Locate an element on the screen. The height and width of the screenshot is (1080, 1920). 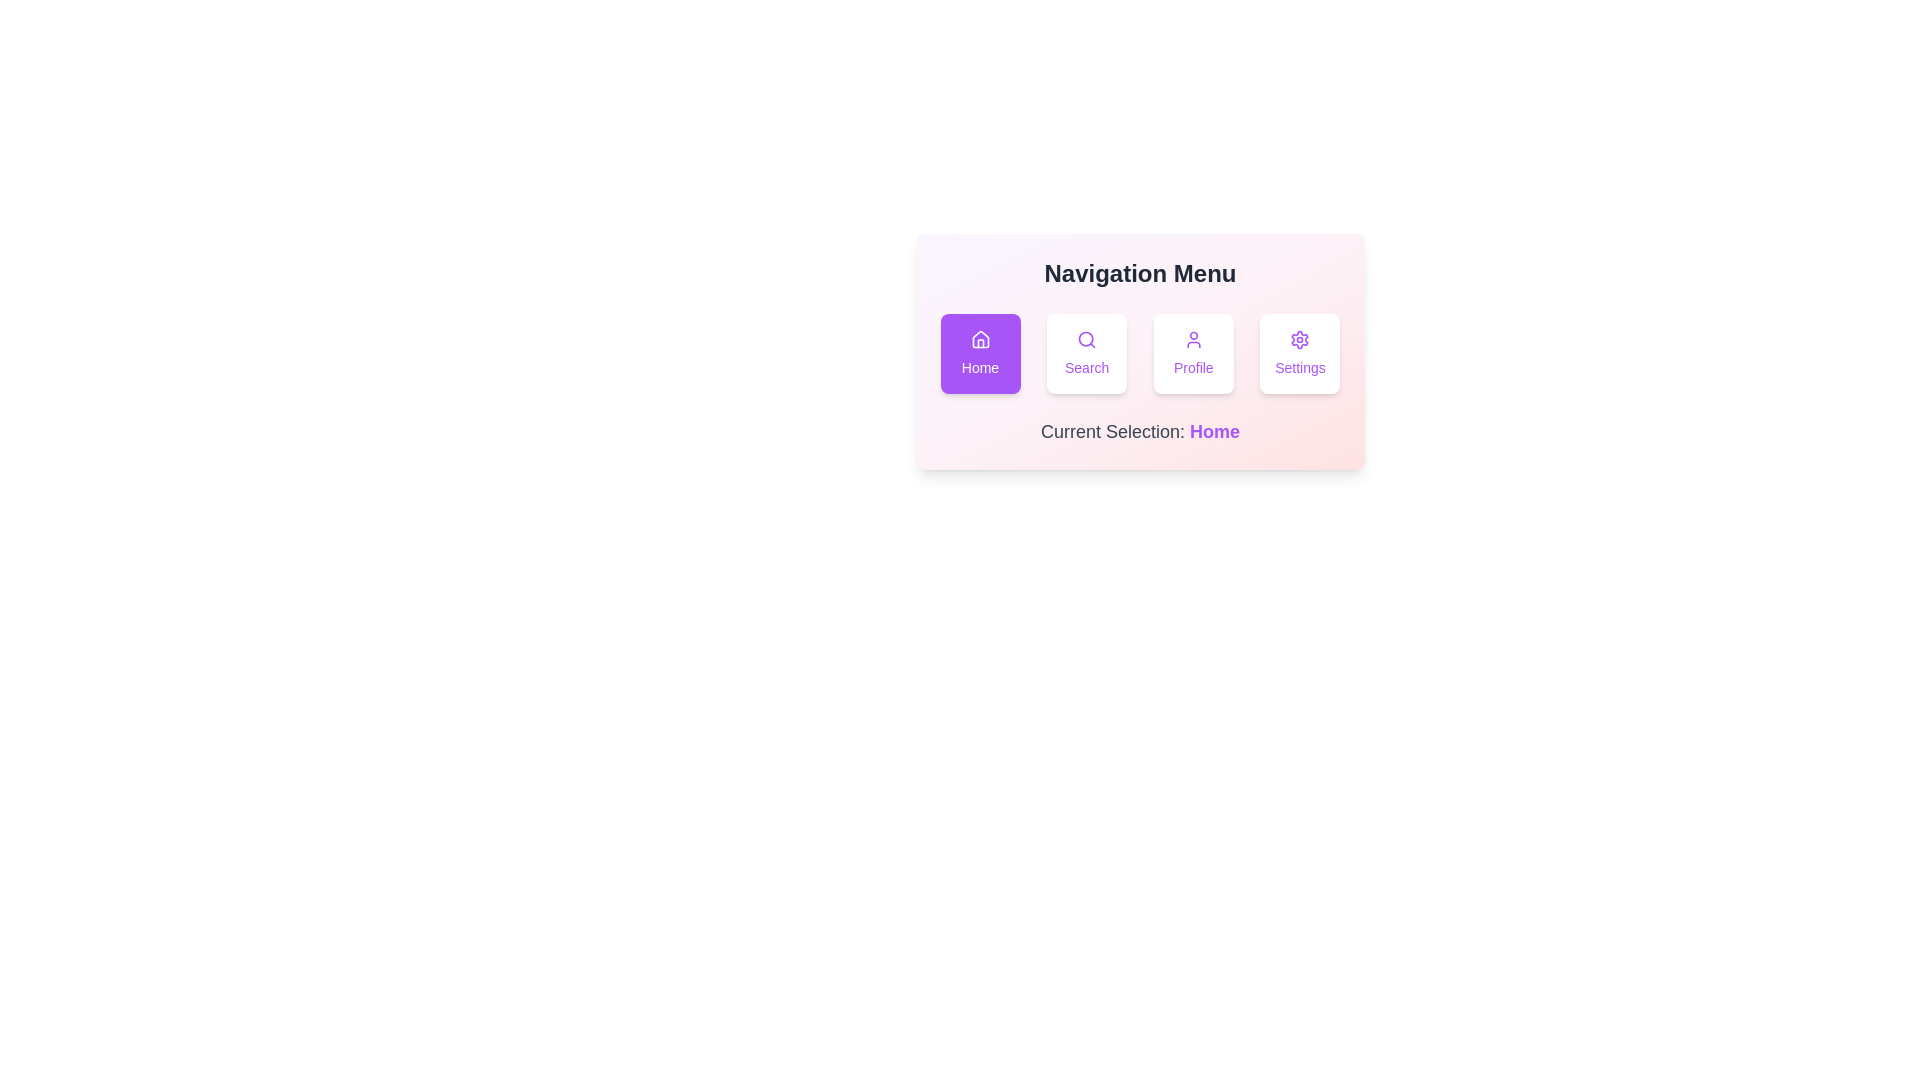
the Settings button to observe its hover animation is located at coordinates (1300, 353).